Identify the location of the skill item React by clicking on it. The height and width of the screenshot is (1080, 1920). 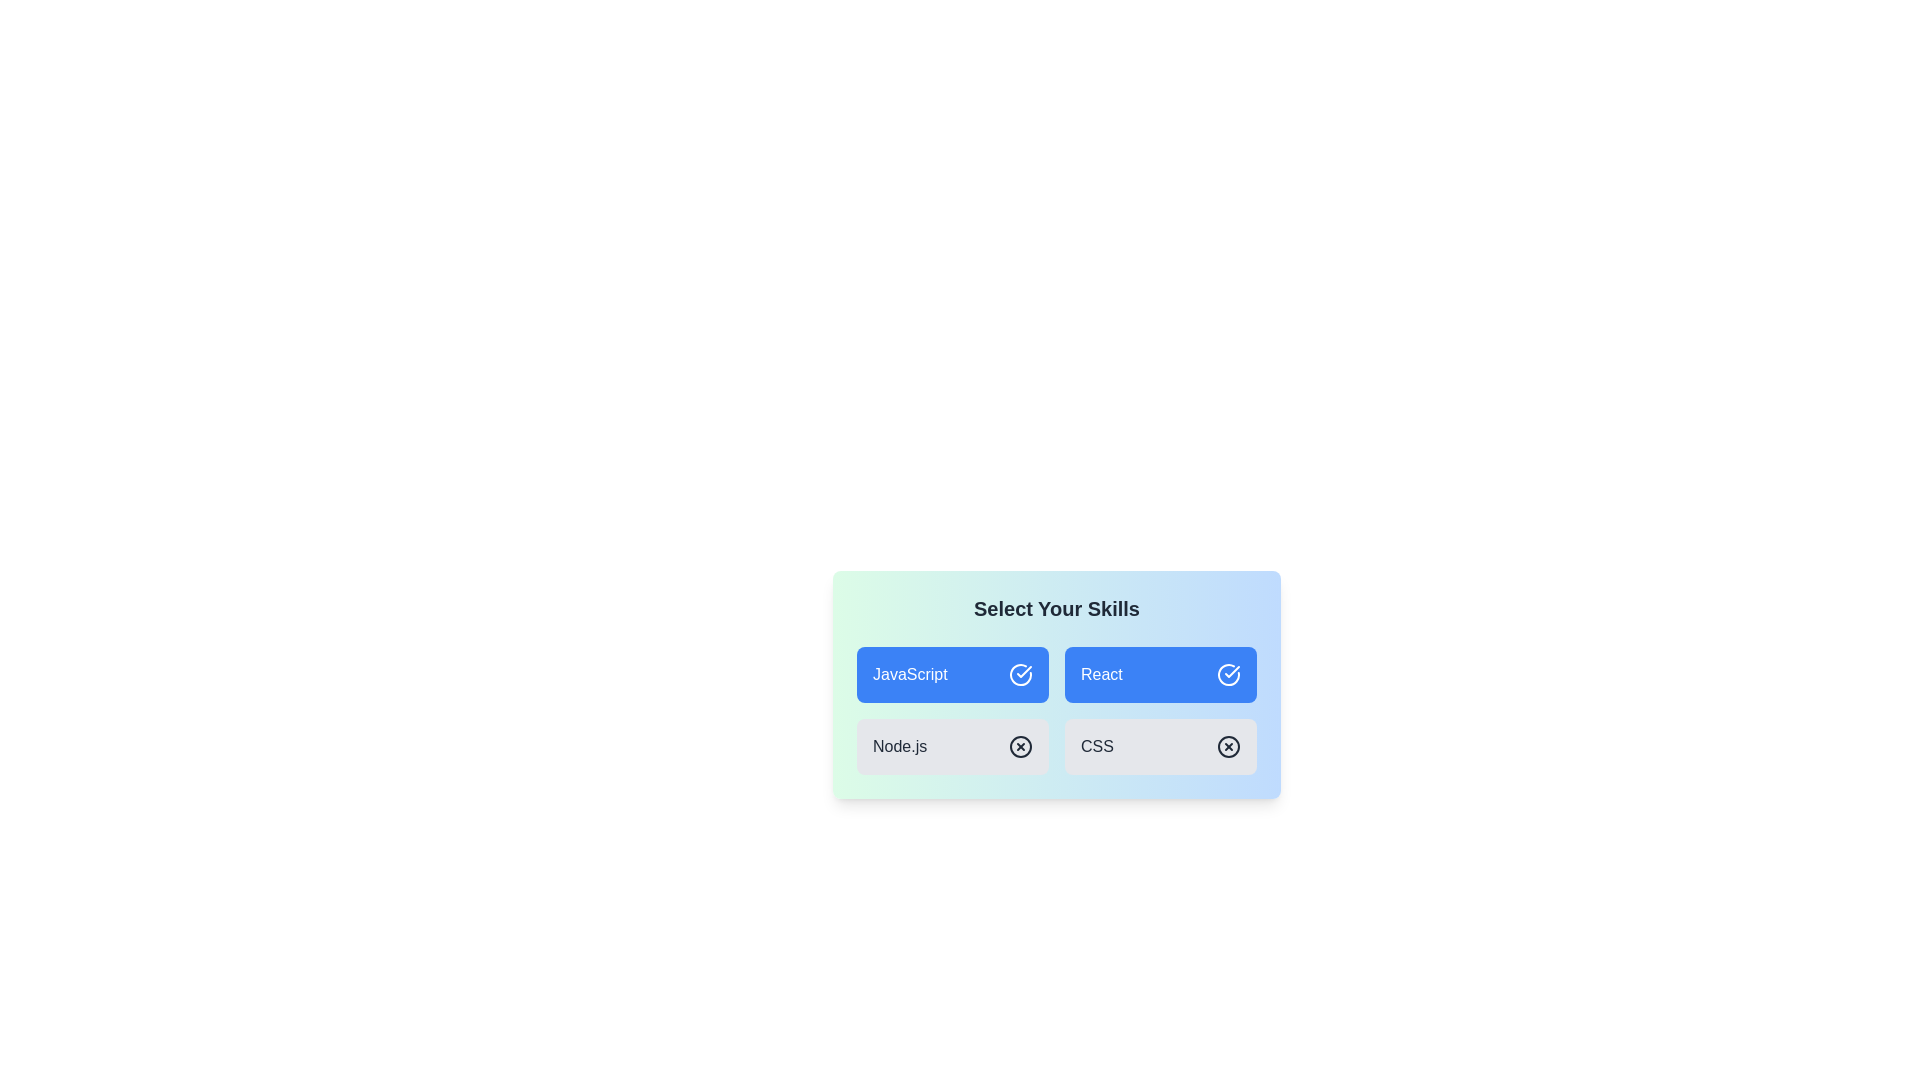
(1161, 675).